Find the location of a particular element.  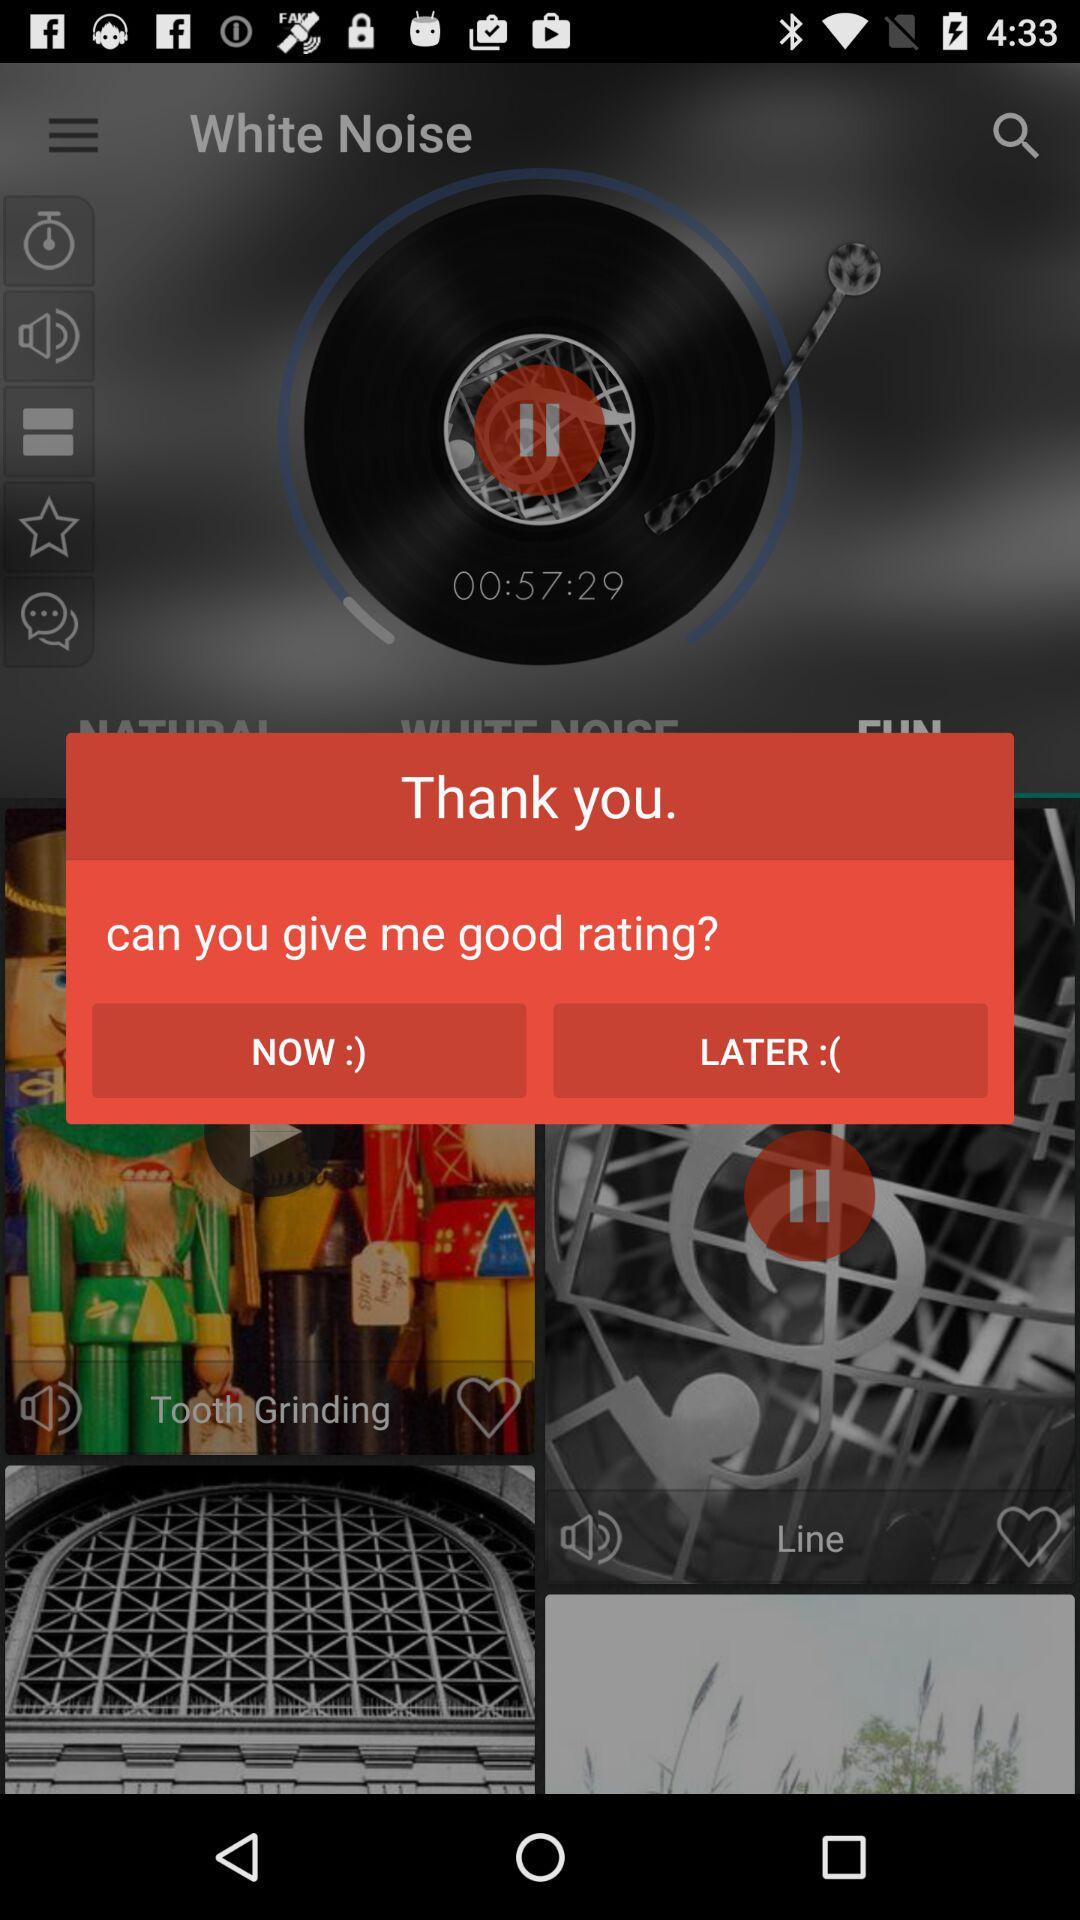

the icon on the right is located at coordinates (769, 1049).